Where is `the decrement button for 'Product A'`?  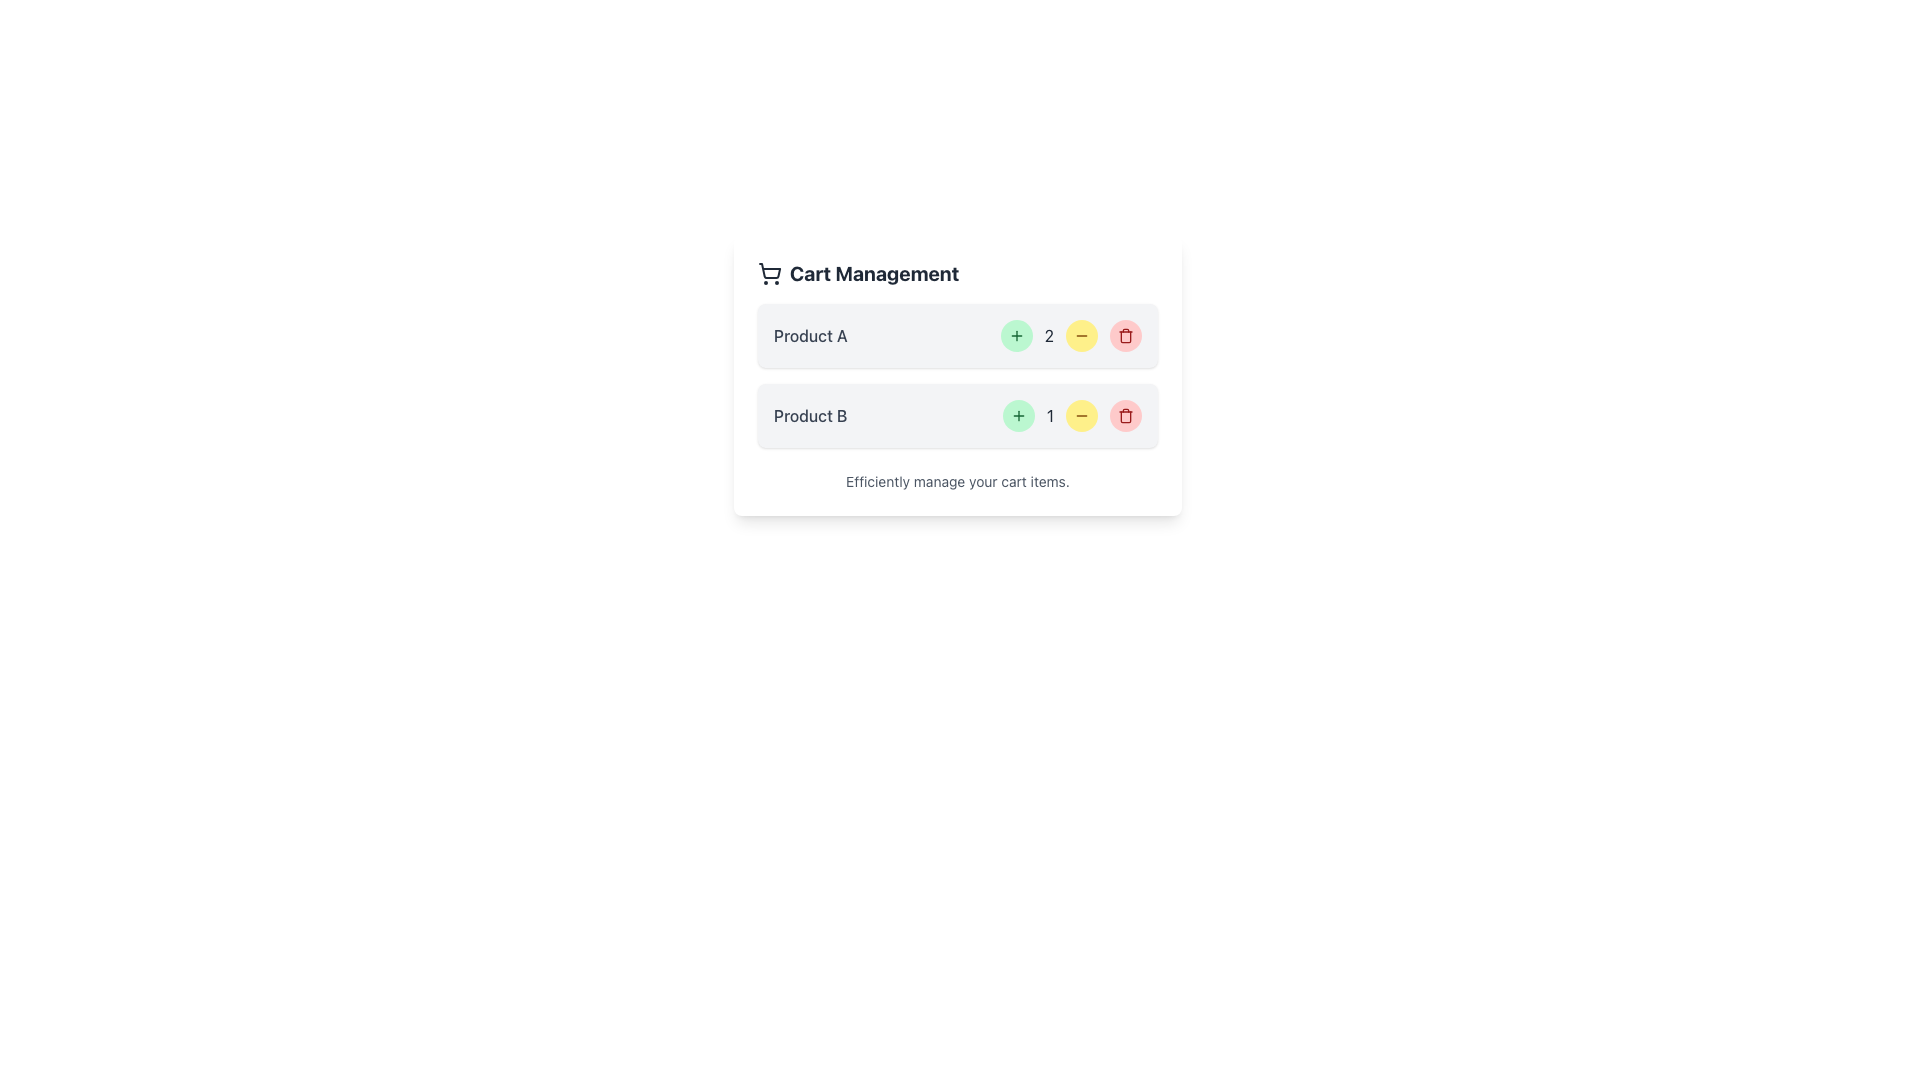 the decrement button for 'Product A' is located at coordinates (1080, 334).